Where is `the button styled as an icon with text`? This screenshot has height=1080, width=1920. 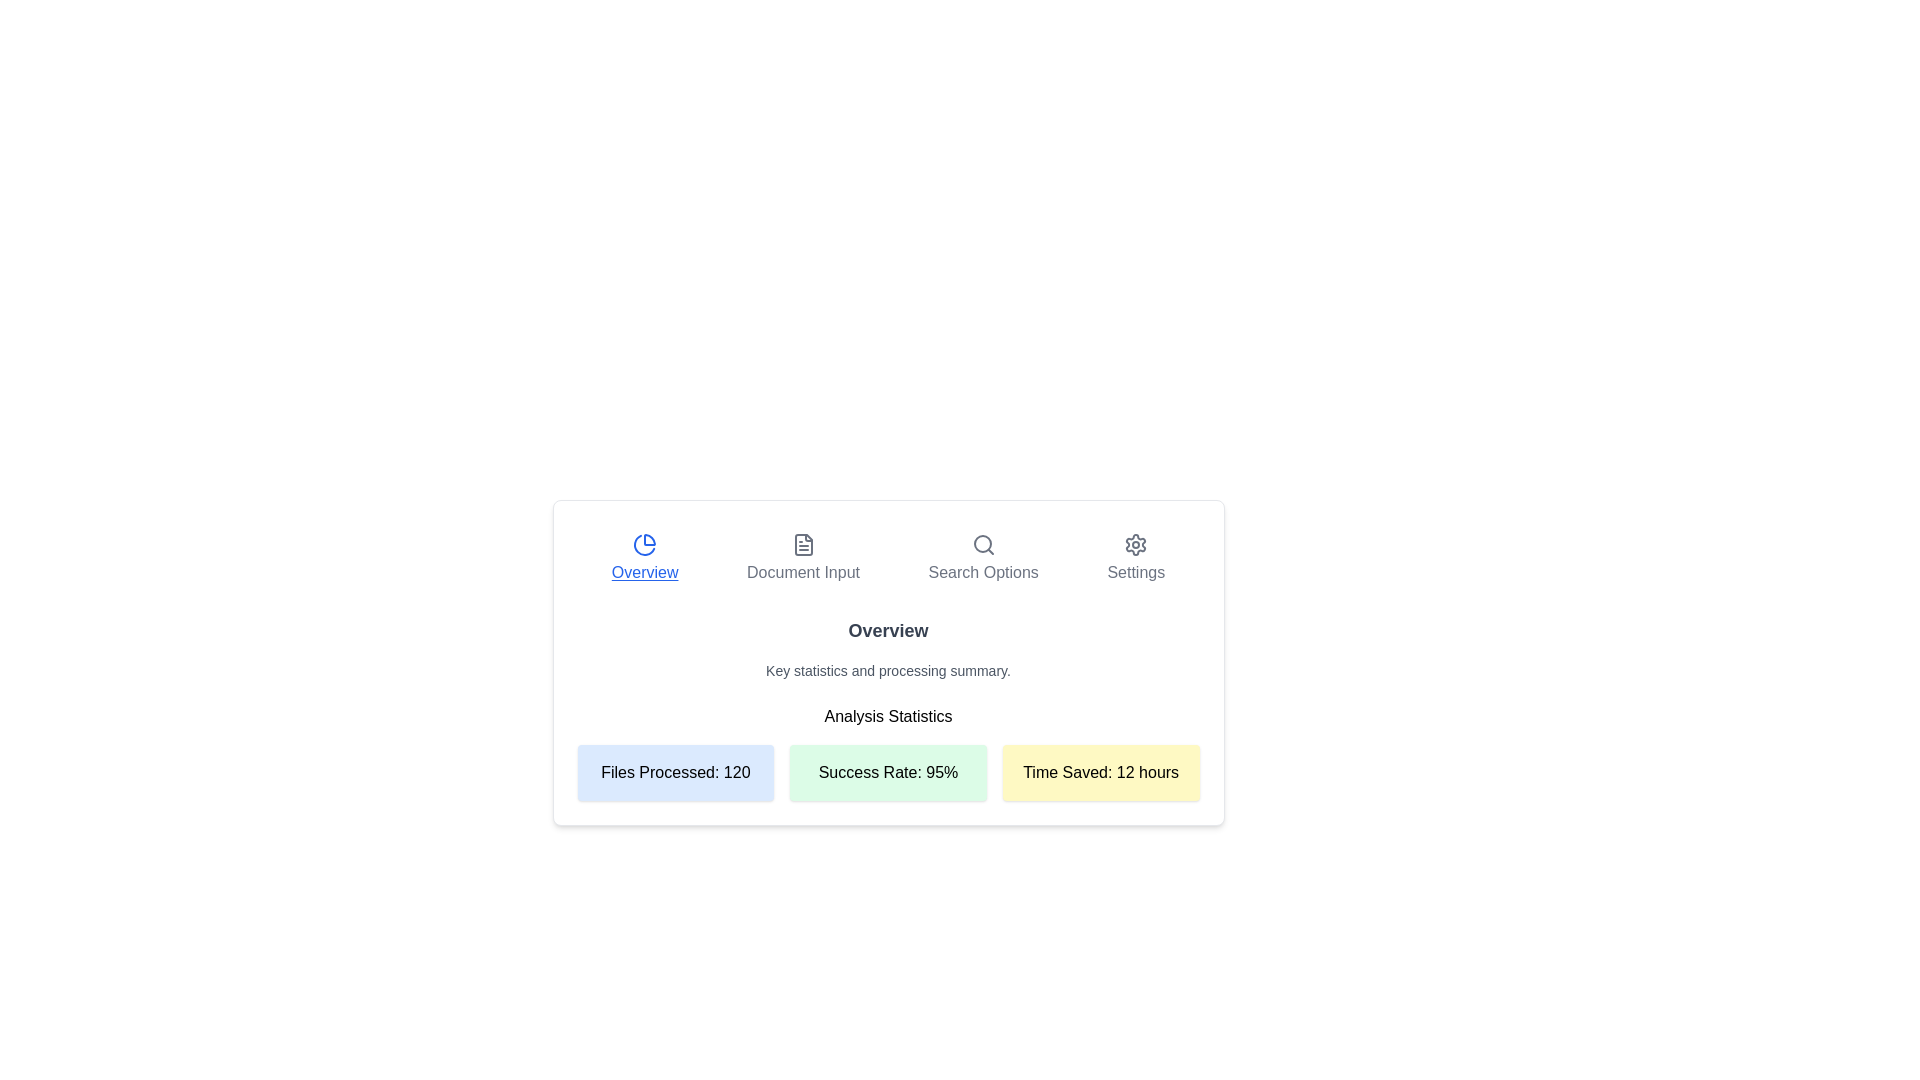
the button styled as an icon with text is located at coordinates (803, 559).